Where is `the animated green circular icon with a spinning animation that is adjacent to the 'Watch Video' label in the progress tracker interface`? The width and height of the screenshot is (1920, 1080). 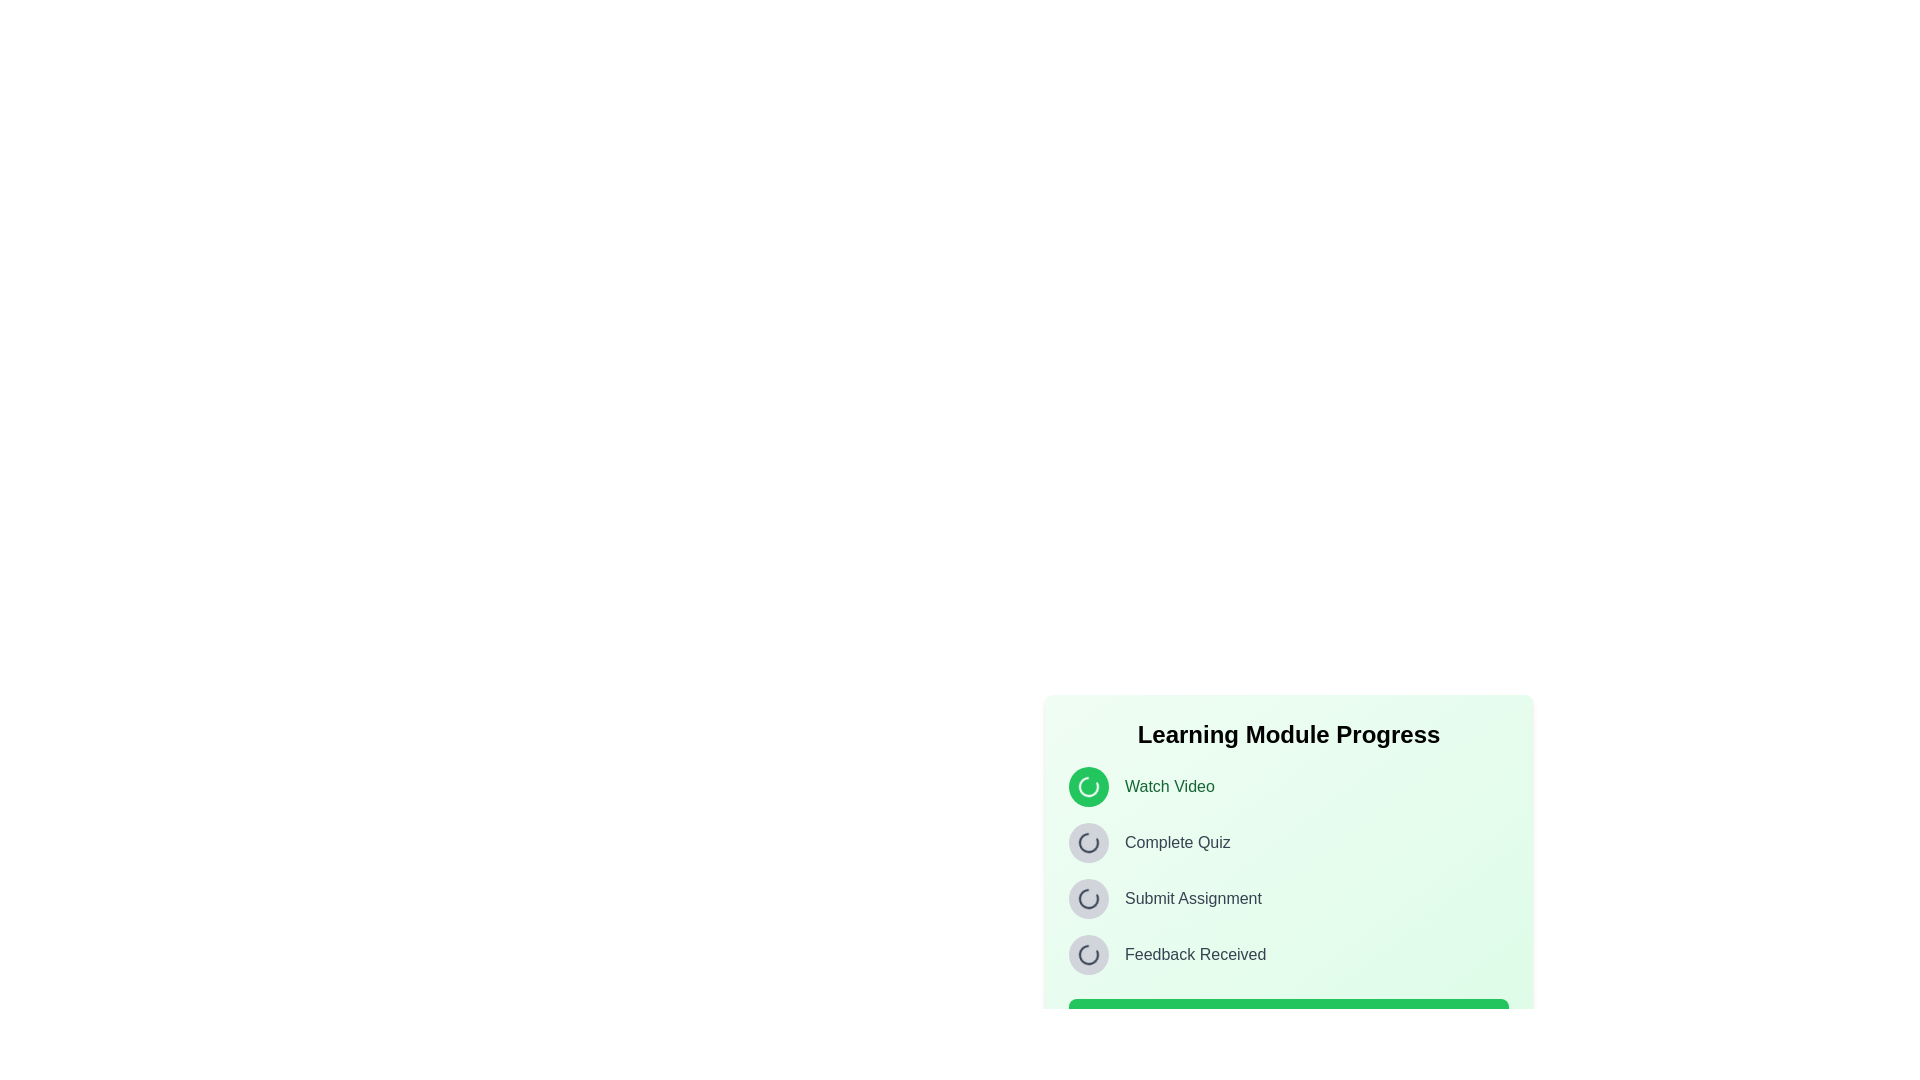
the animated green circular icon with a spinning animation that is adjacent to the 'Watch Video' label in the progress tracker interface is located at coordinates (1088, 785).